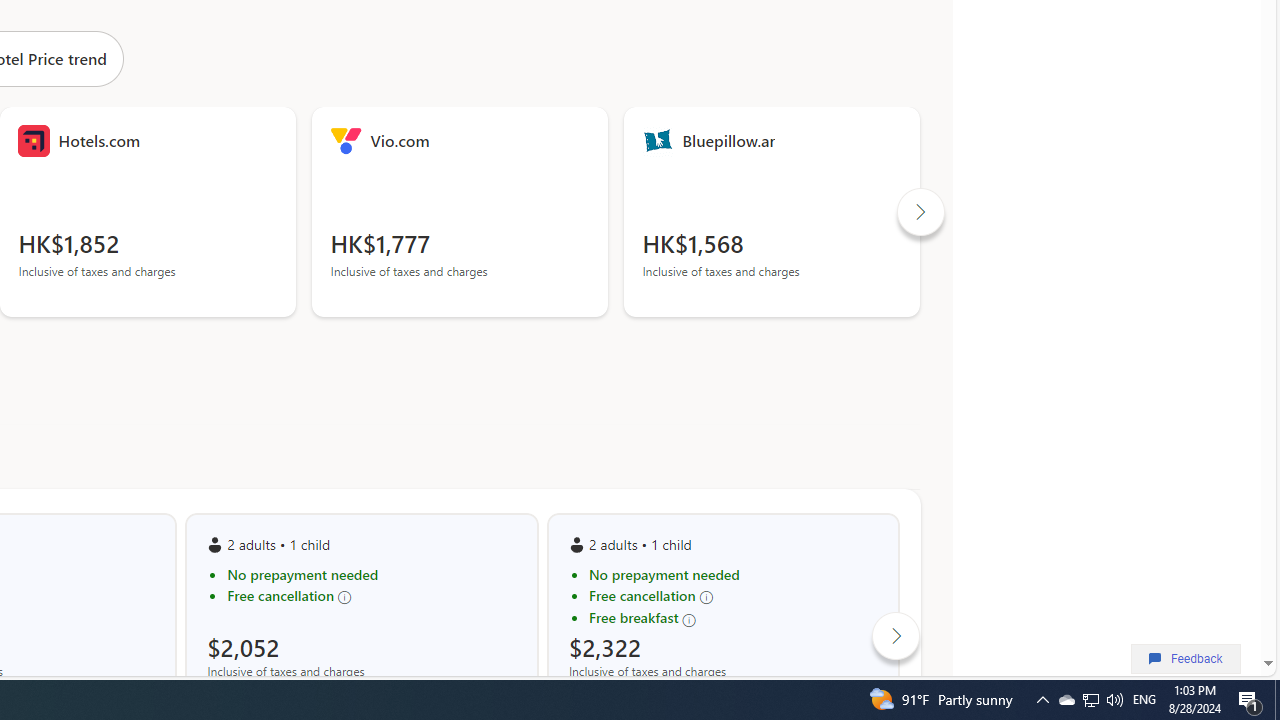  What do you see at coordinates (732, 618) in the screenshot?
I see `'Free breakfast'` at bounding box center [732, 618].